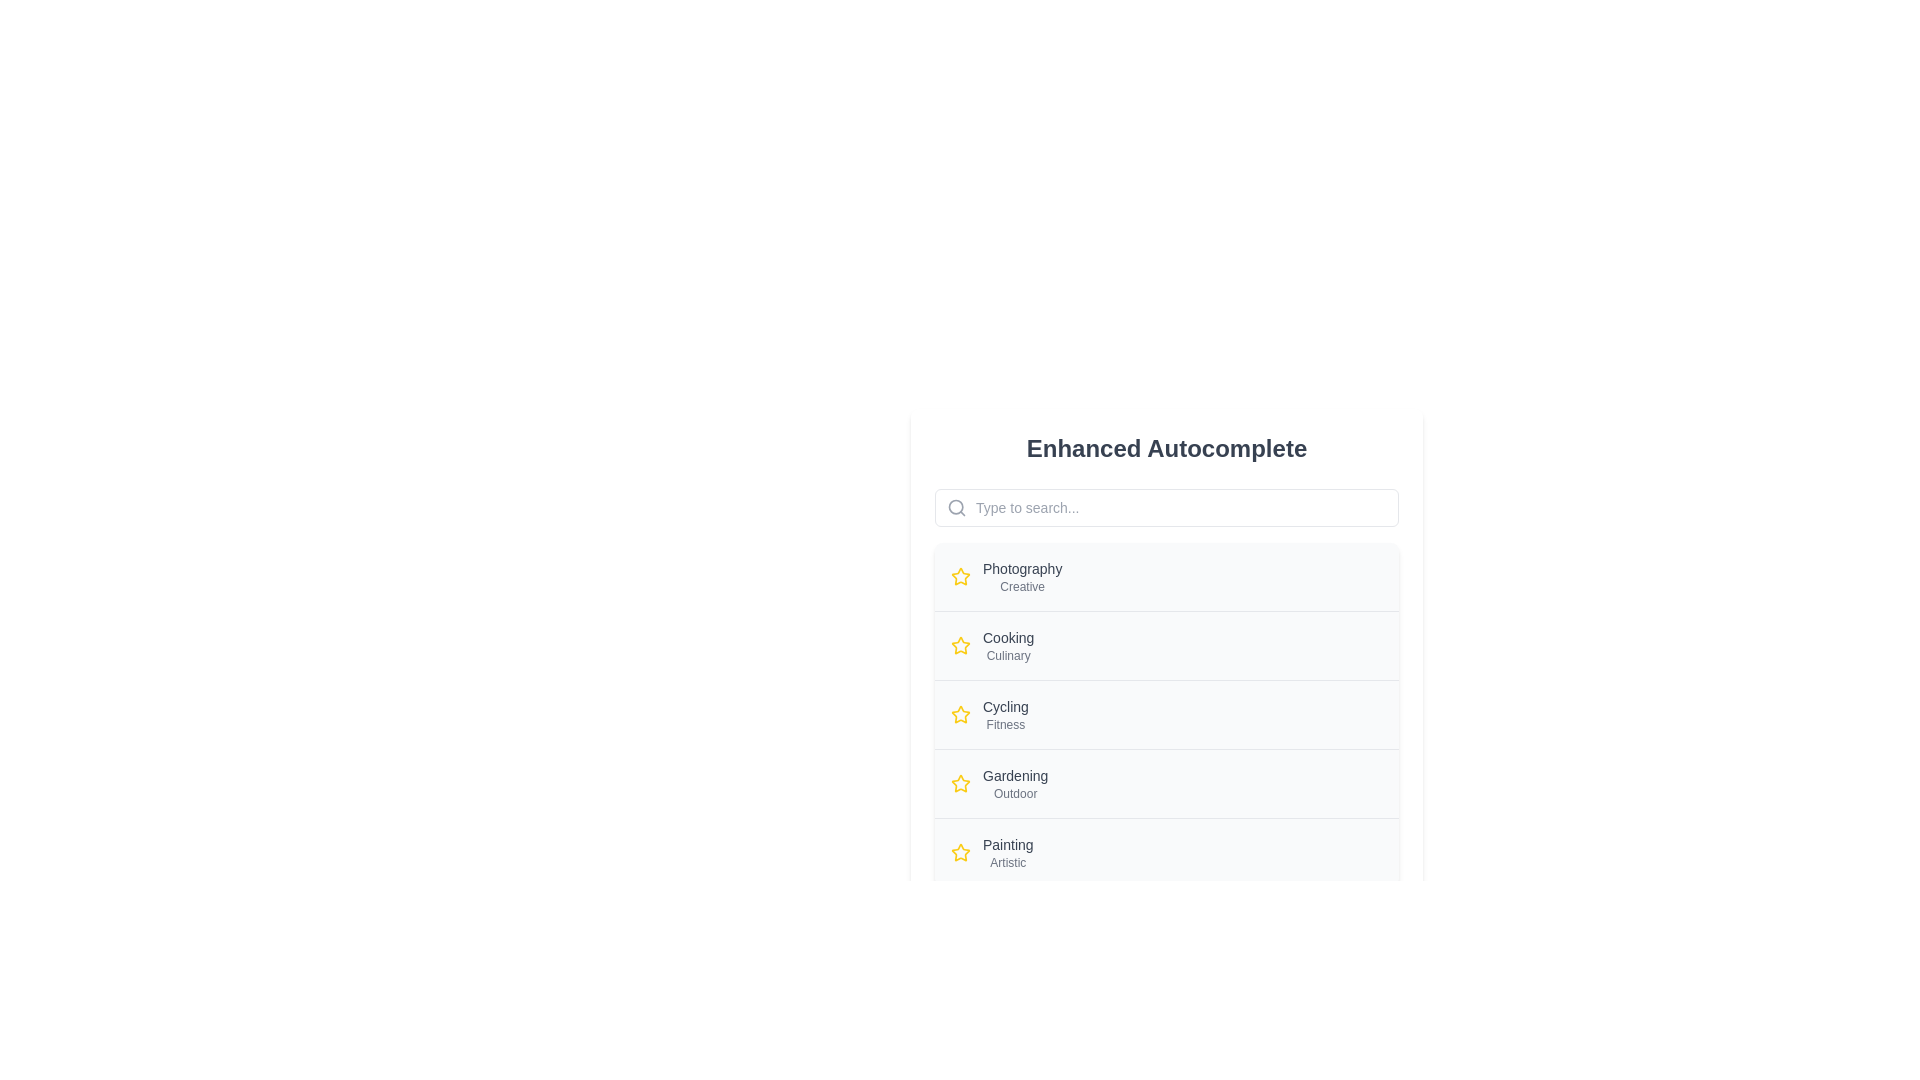 The height and width of the screenshot is (1080, 1920). What do you see at coordinates (1166, 447) in the screenshot?
I see `text label header that displays 'Enhanced Autocomplete' to understand the context of the section` at bounding box center [1166, 447].